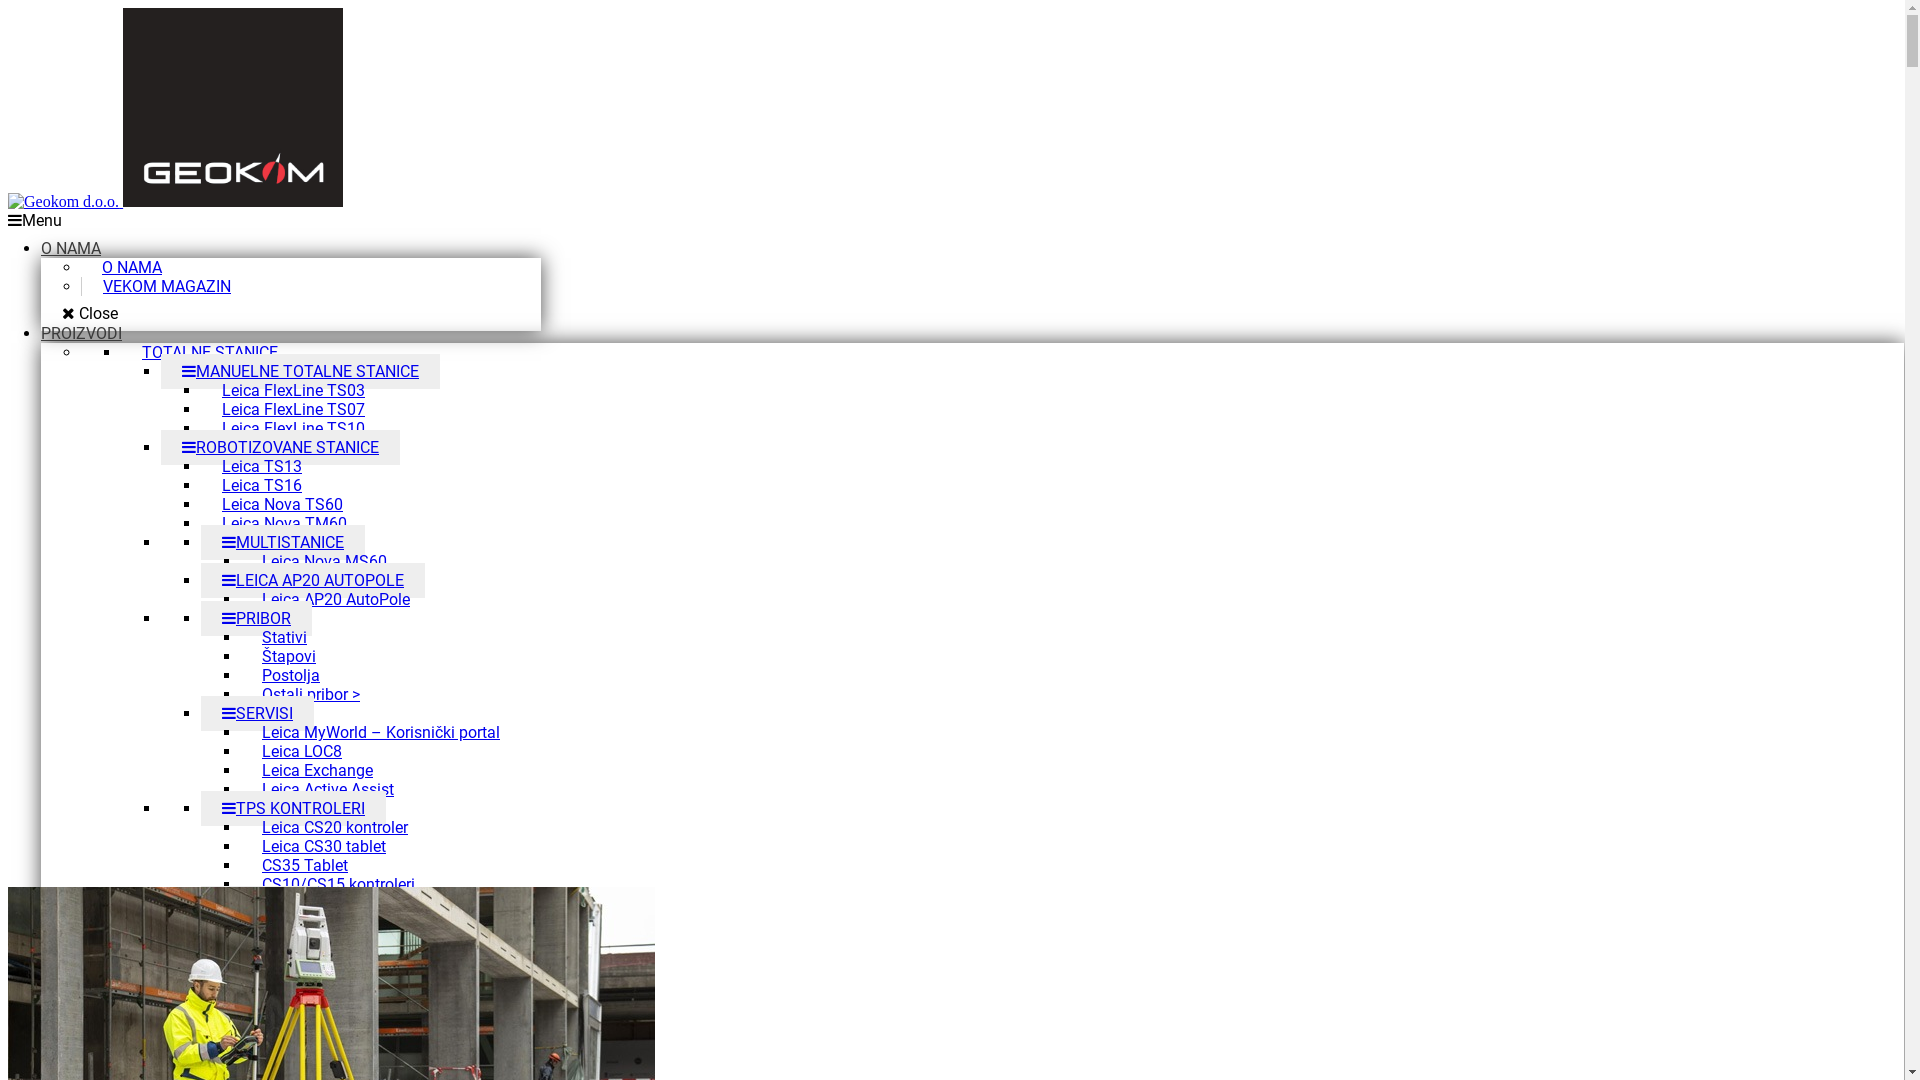 The height and width of the screenshot is (1080, 1920). I want to click on 'Leica FlexLine TS10', so click(292, 427).